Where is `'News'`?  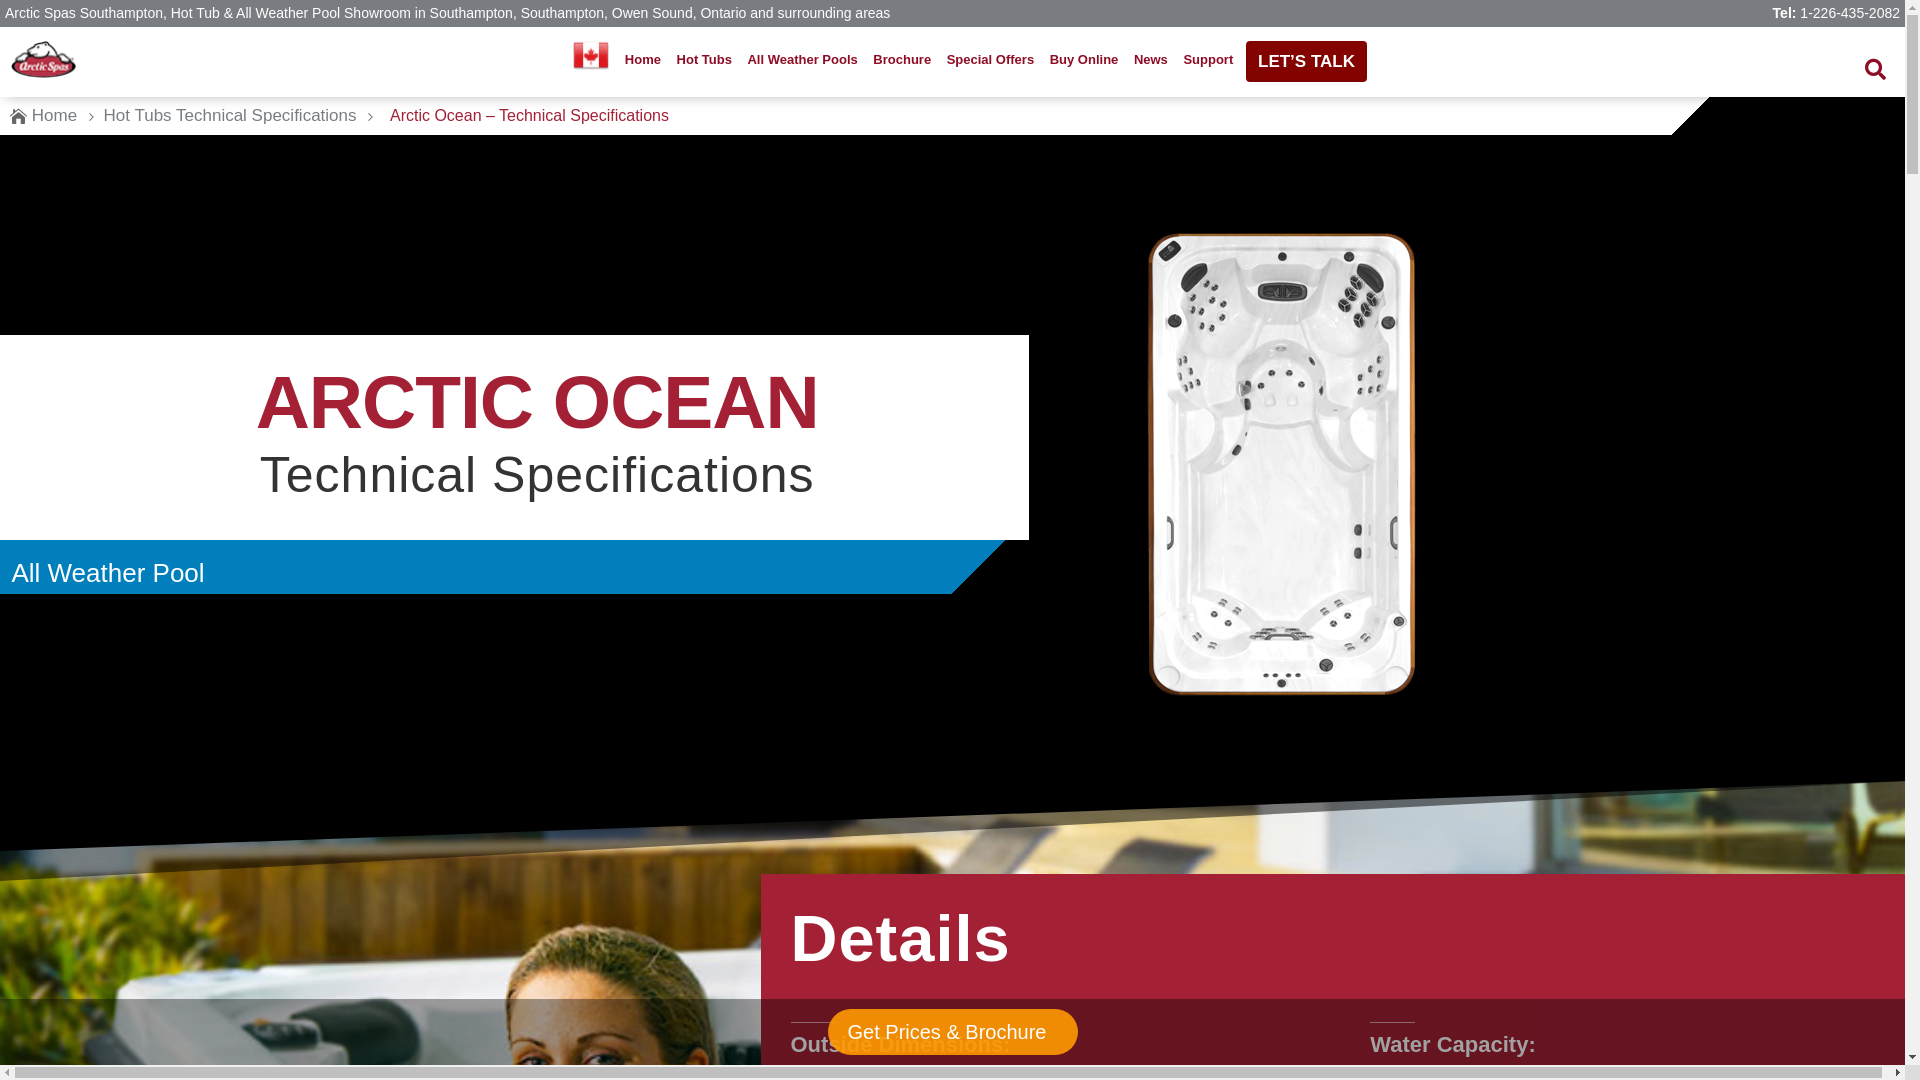 'News' is located at coordinates (1151, 58).